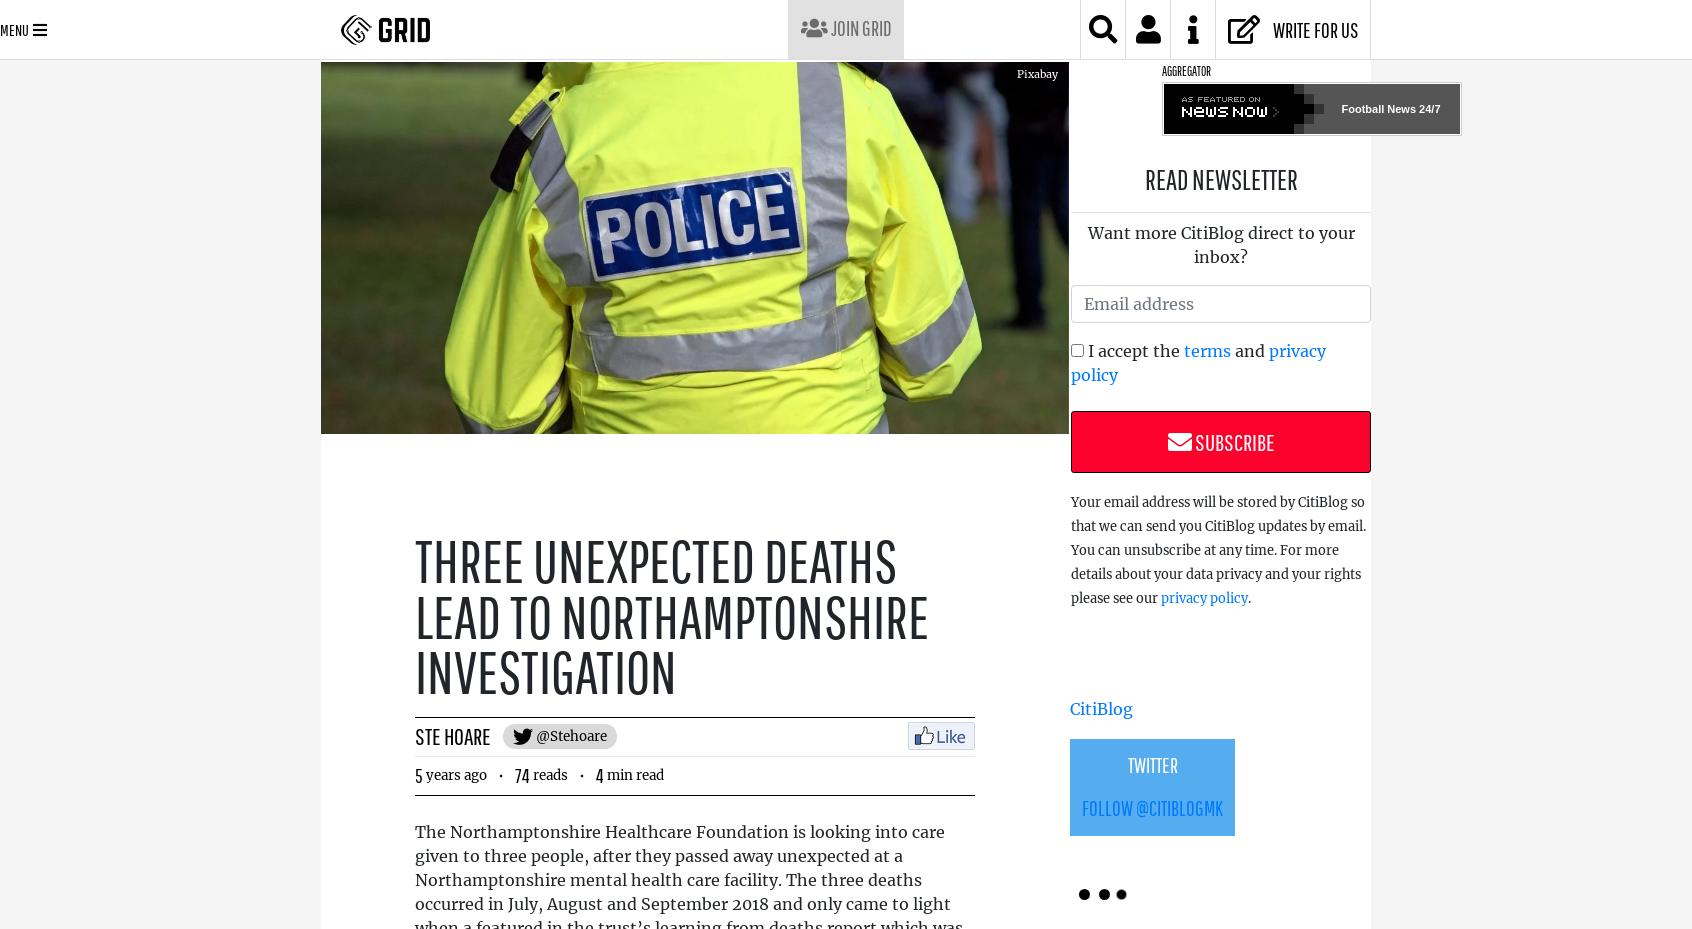 The width and height of the screenshot is (1692, 929). I want to click on 'Subscribe', so click(1232, 441).